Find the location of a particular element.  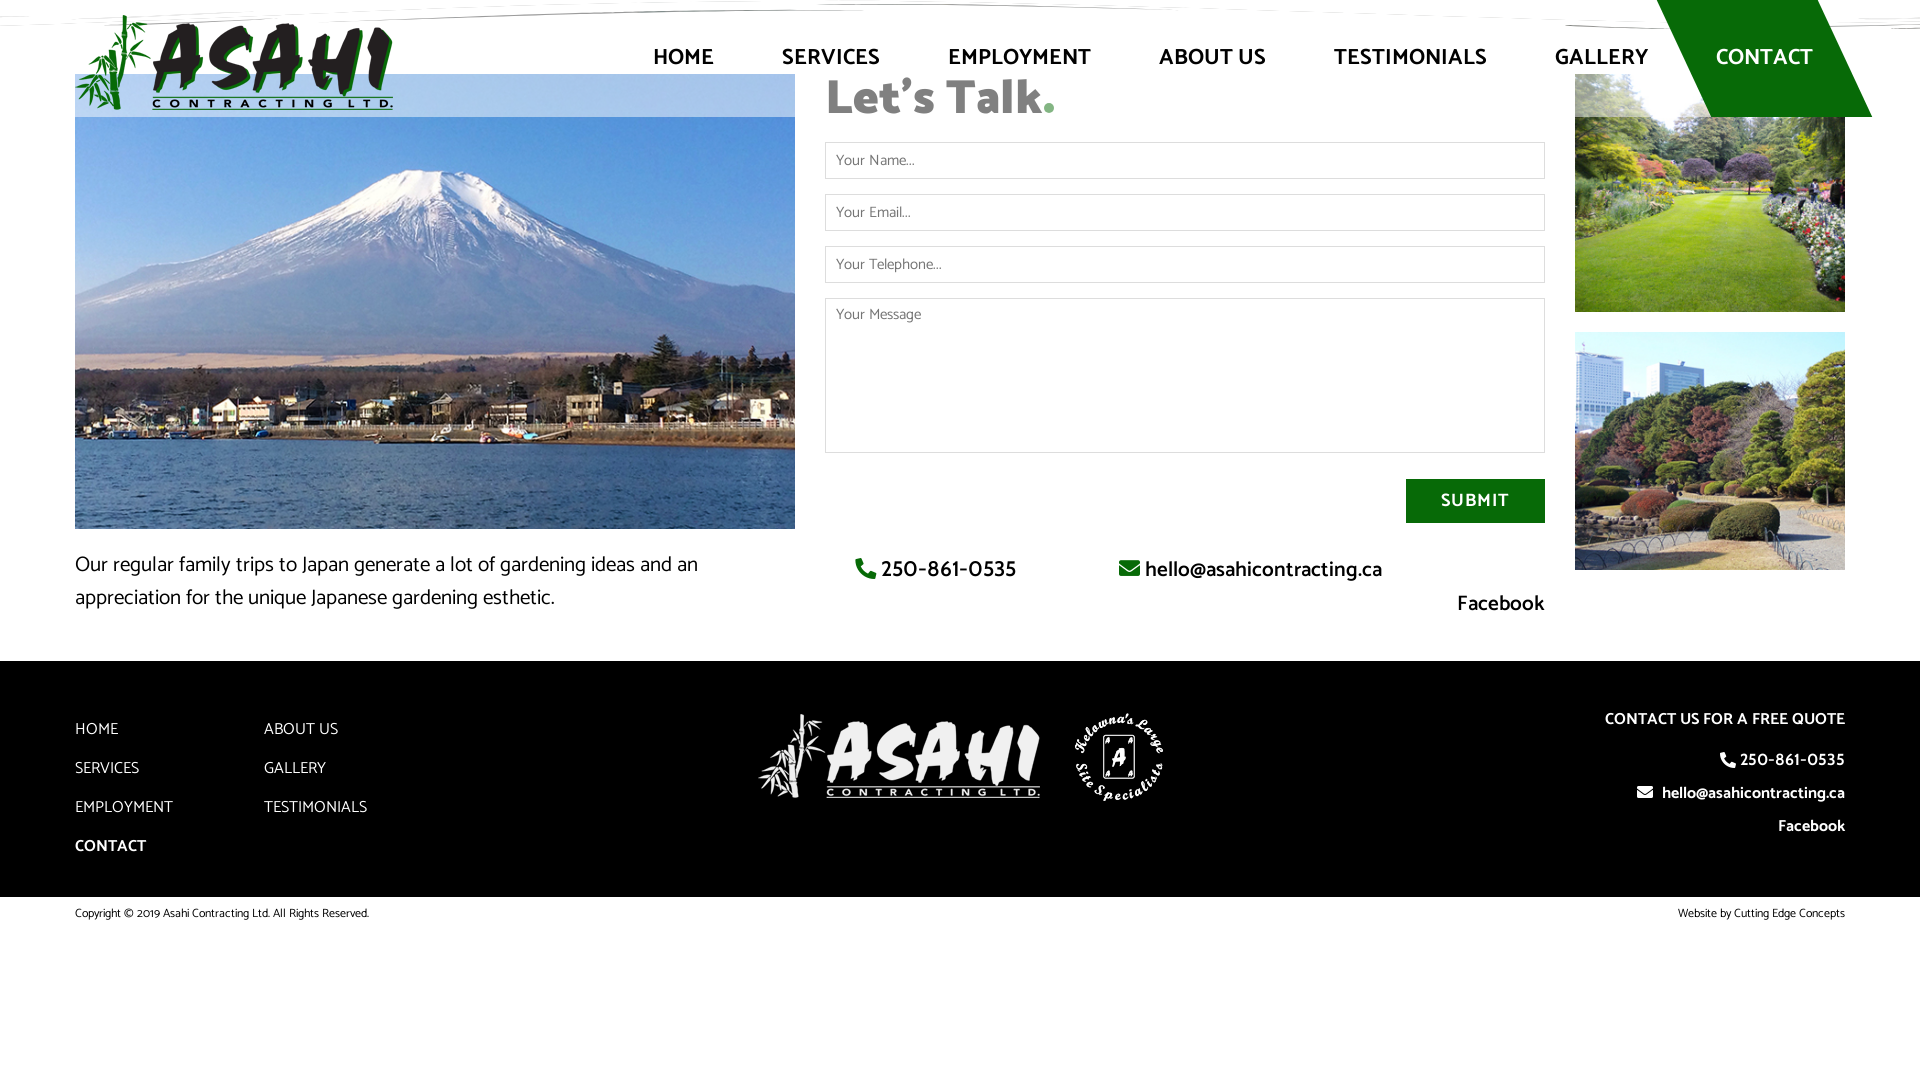

'Submit' is located at coordinates (1475, 500).